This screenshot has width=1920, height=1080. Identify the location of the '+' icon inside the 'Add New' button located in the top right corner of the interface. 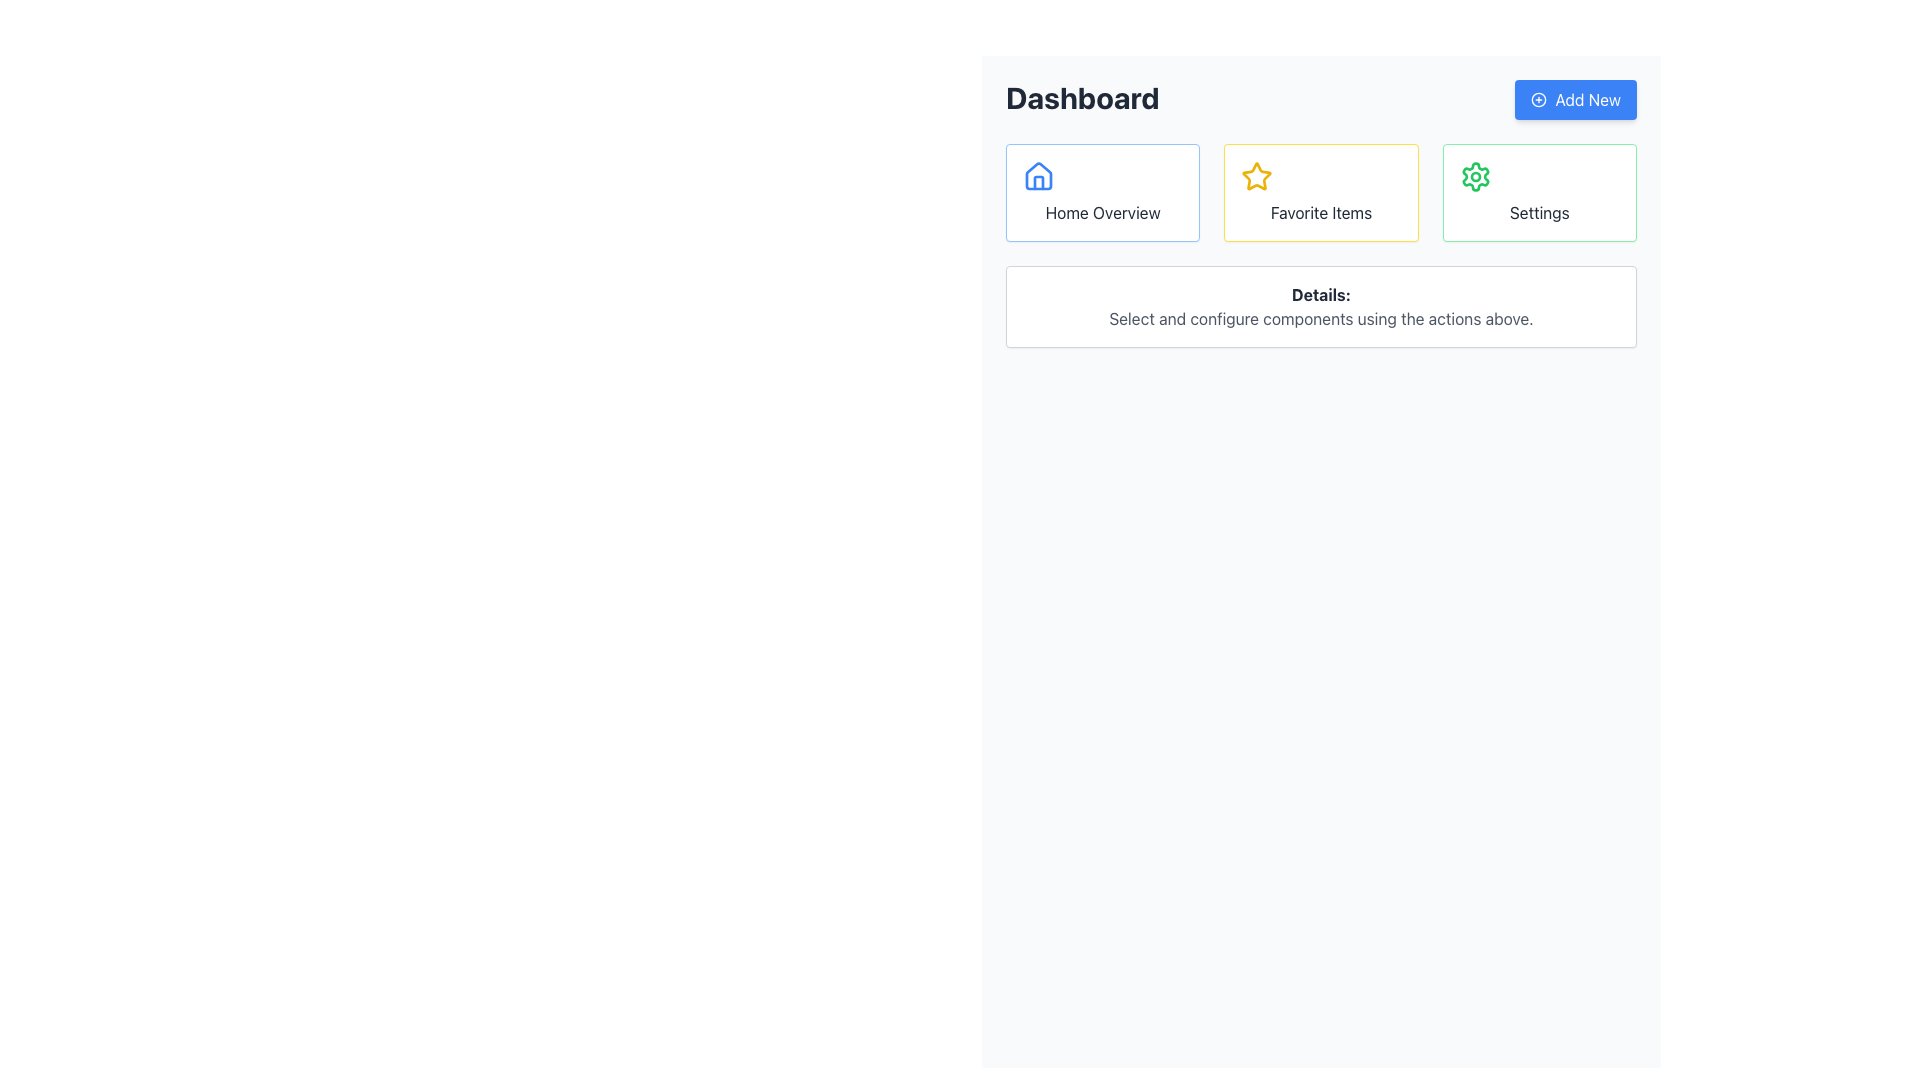
(1538, 100).